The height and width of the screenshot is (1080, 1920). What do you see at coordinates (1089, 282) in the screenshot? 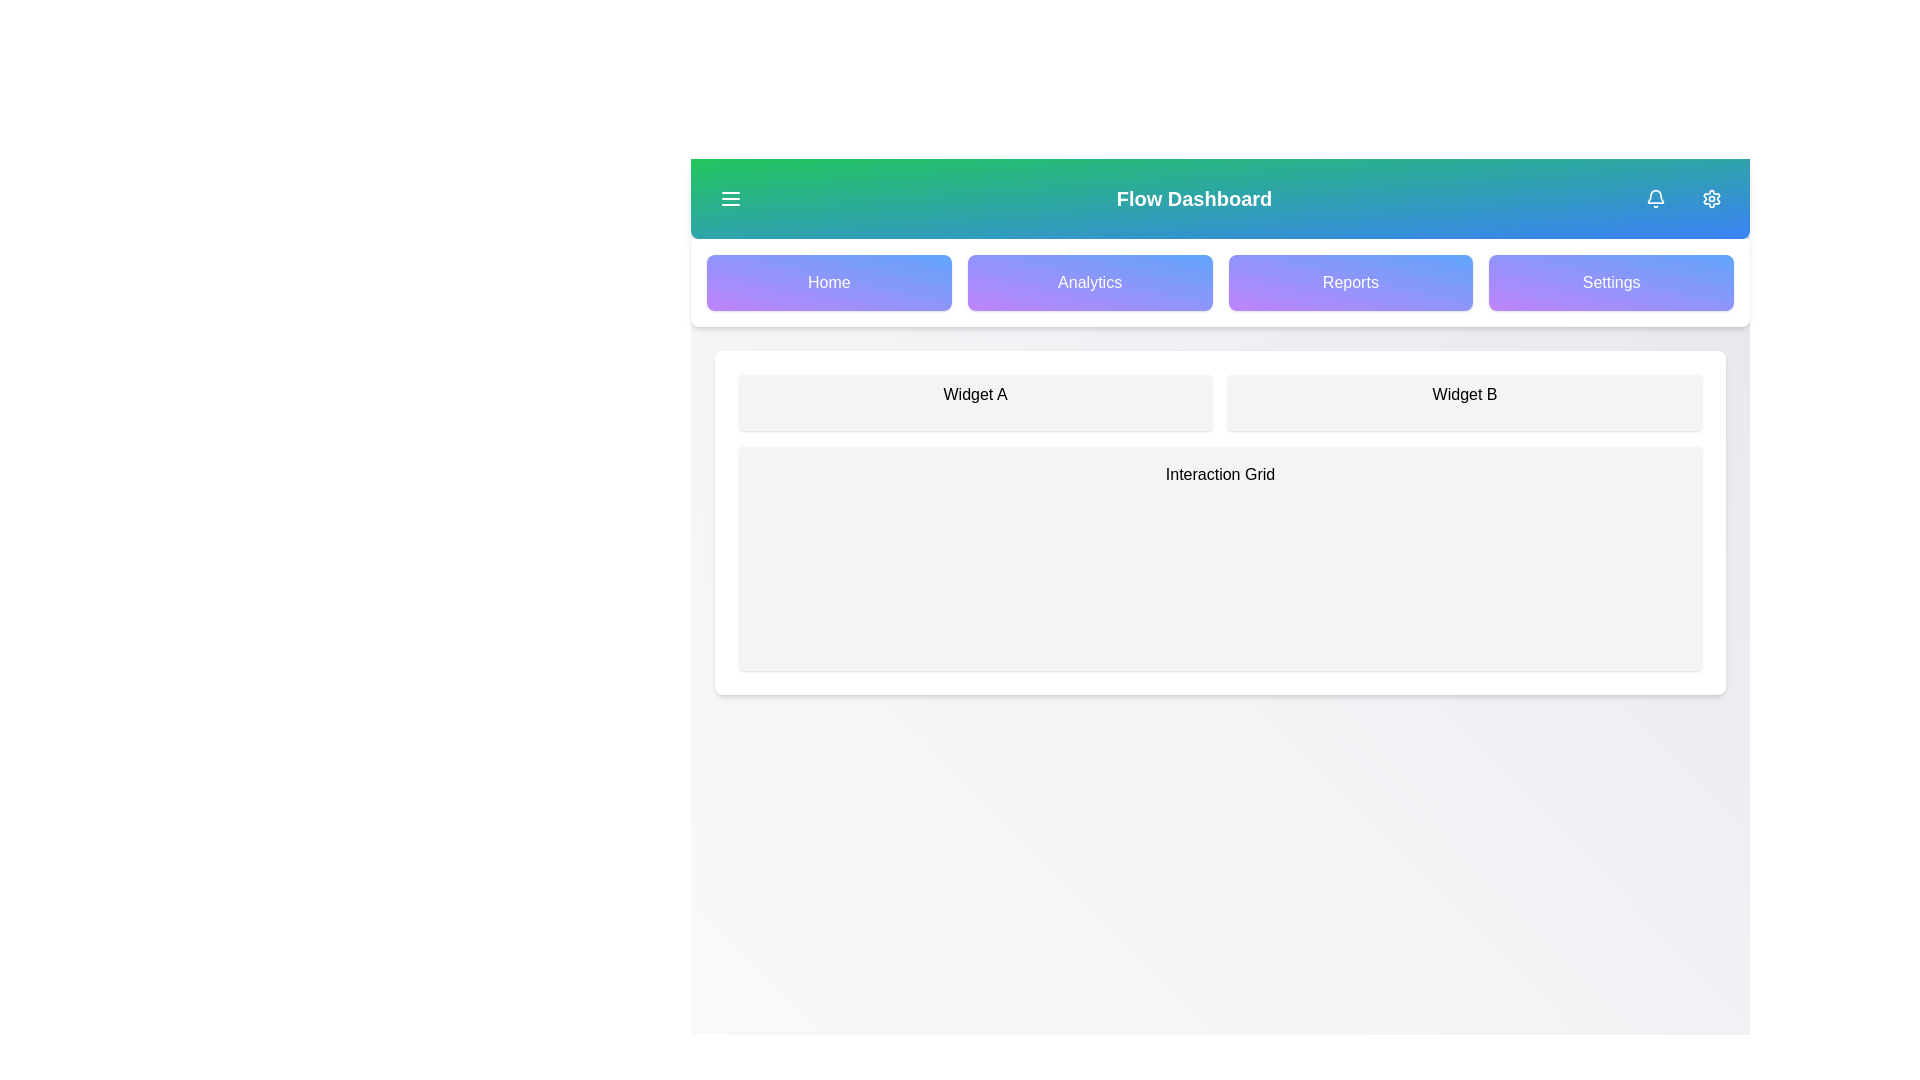
I see `the navigation button for Analytics to navigate to the respective section` at bounding box center [1089, 282].